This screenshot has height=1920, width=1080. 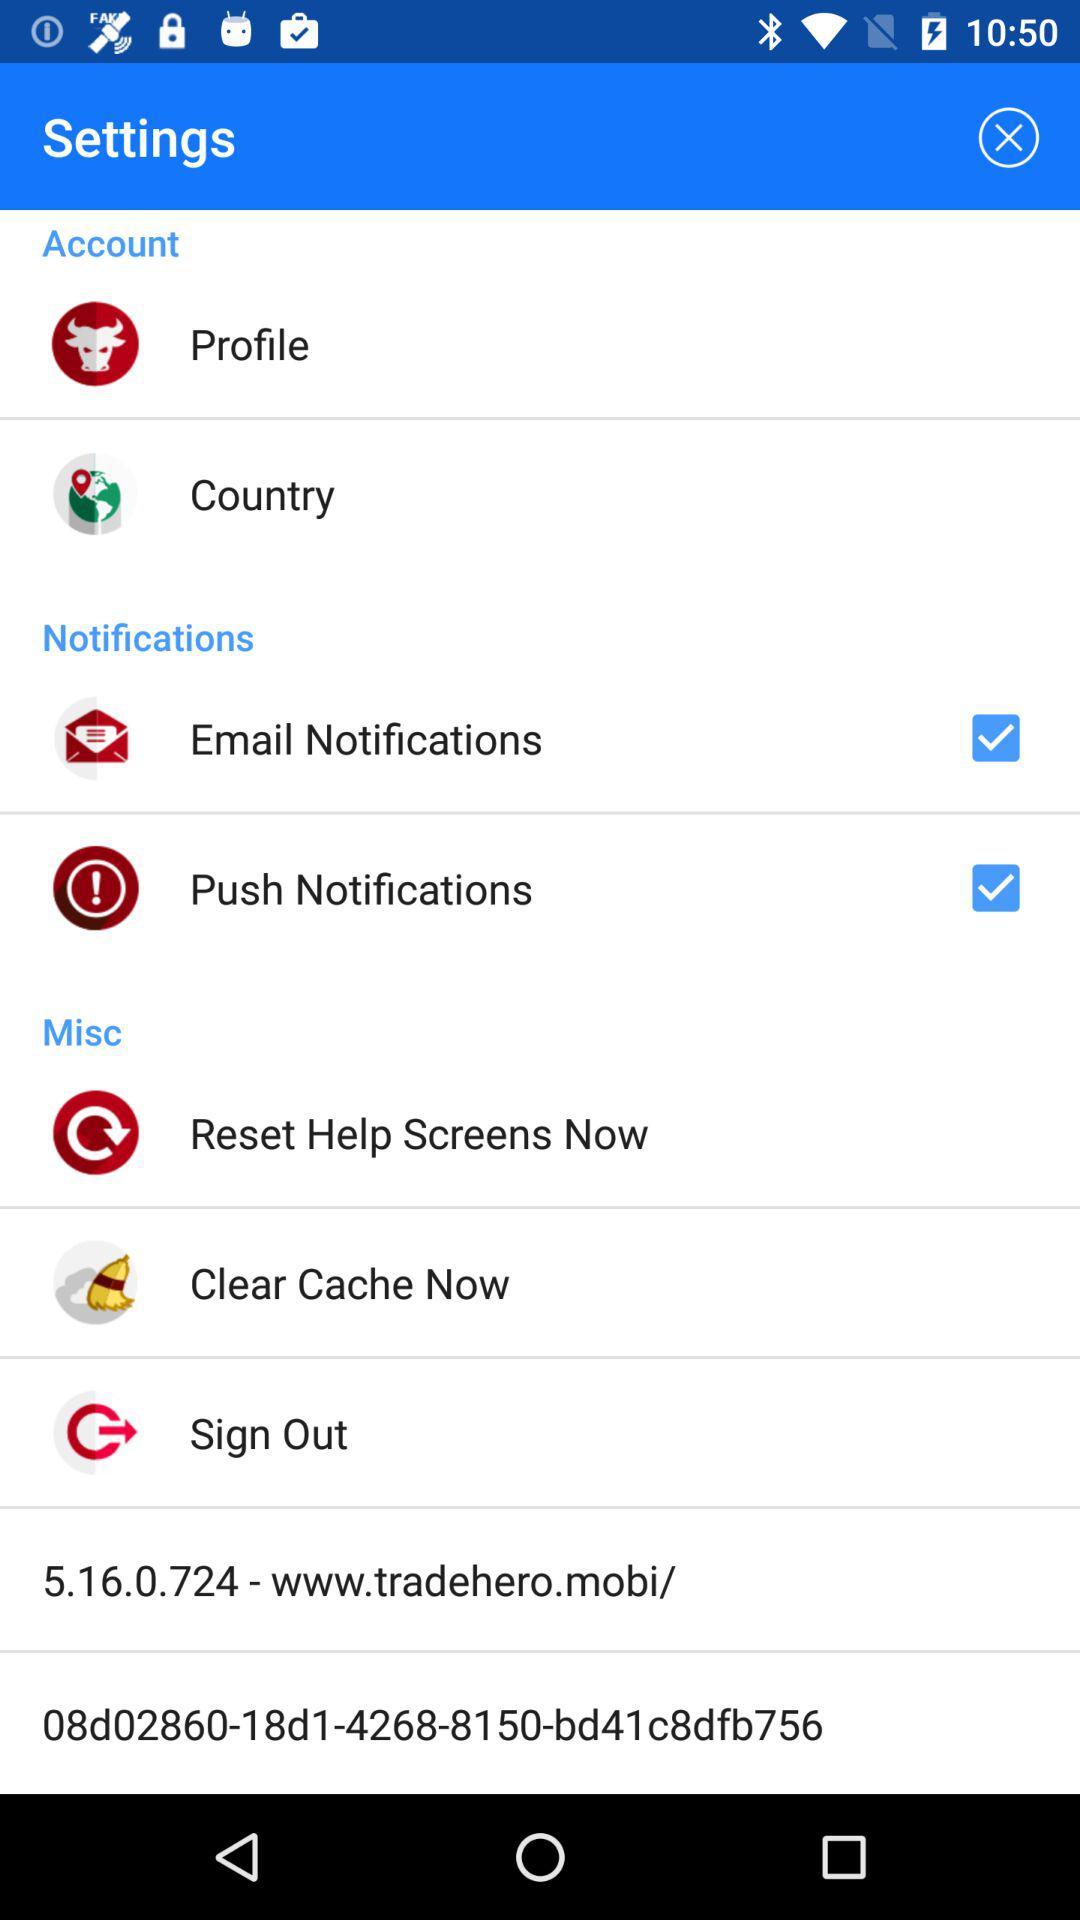 I want to click on the item below the clear cache now item, so click(x=267, y=1431).